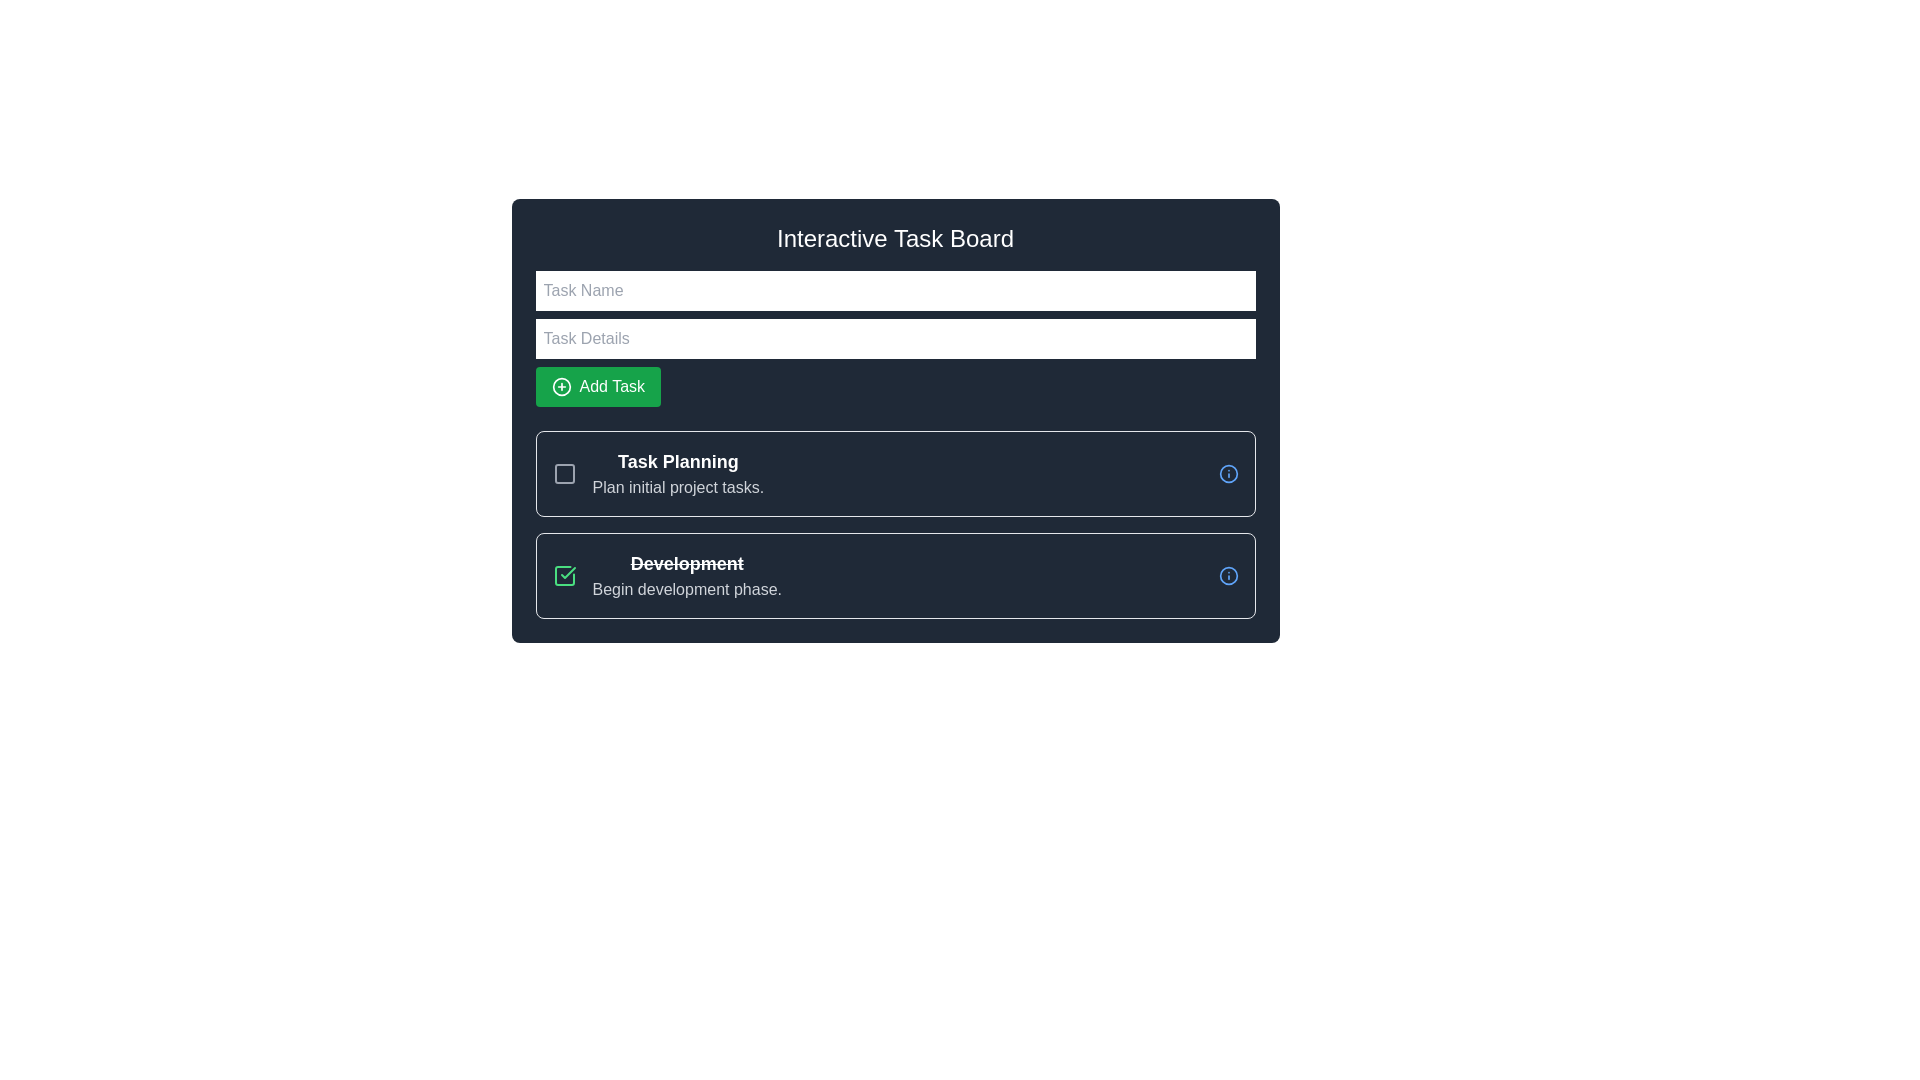  I want to click on the circular icon or button located on the far-right side of the 'Development' task section, so click(1227, 575).